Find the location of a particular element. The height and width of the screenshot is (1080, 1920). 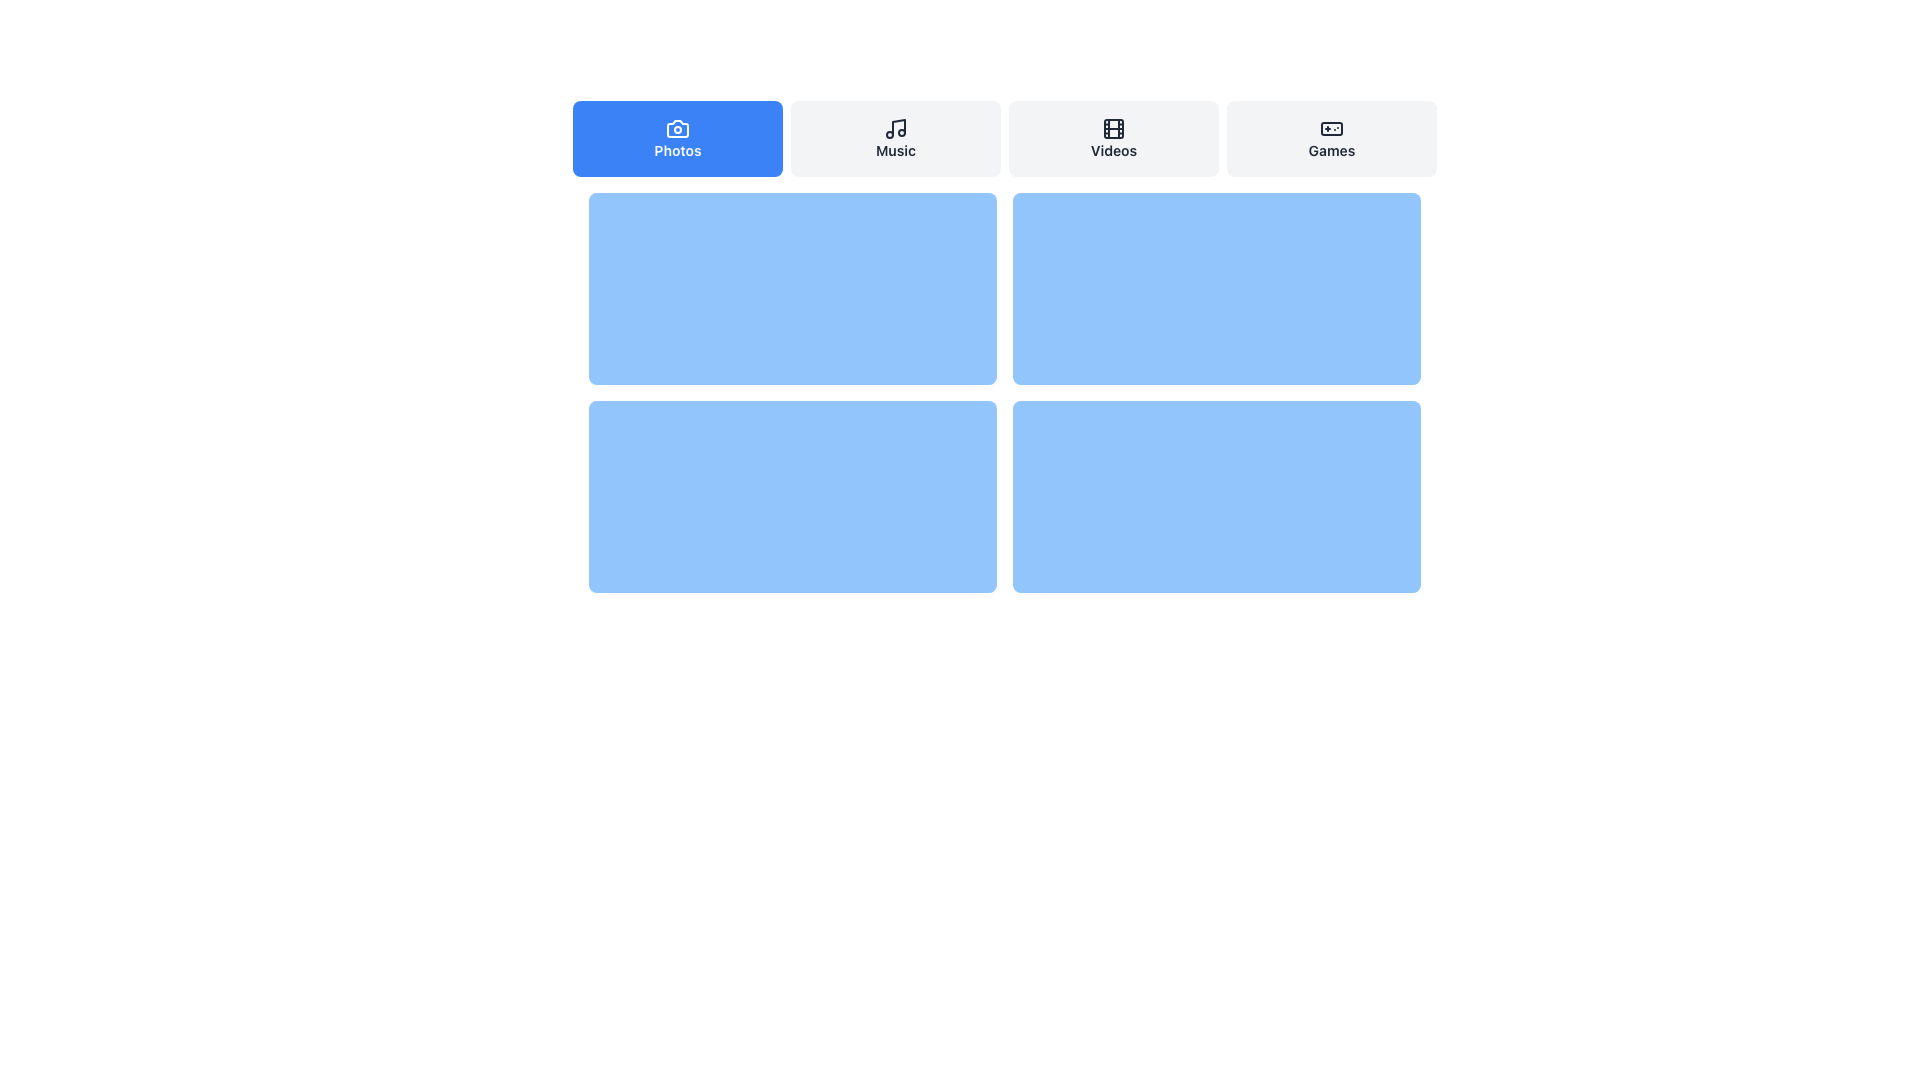

code of the gaming controller icon, which is a rounded rectangle located within the 'Games' section of the interface is located at coordinates (1331, 128).